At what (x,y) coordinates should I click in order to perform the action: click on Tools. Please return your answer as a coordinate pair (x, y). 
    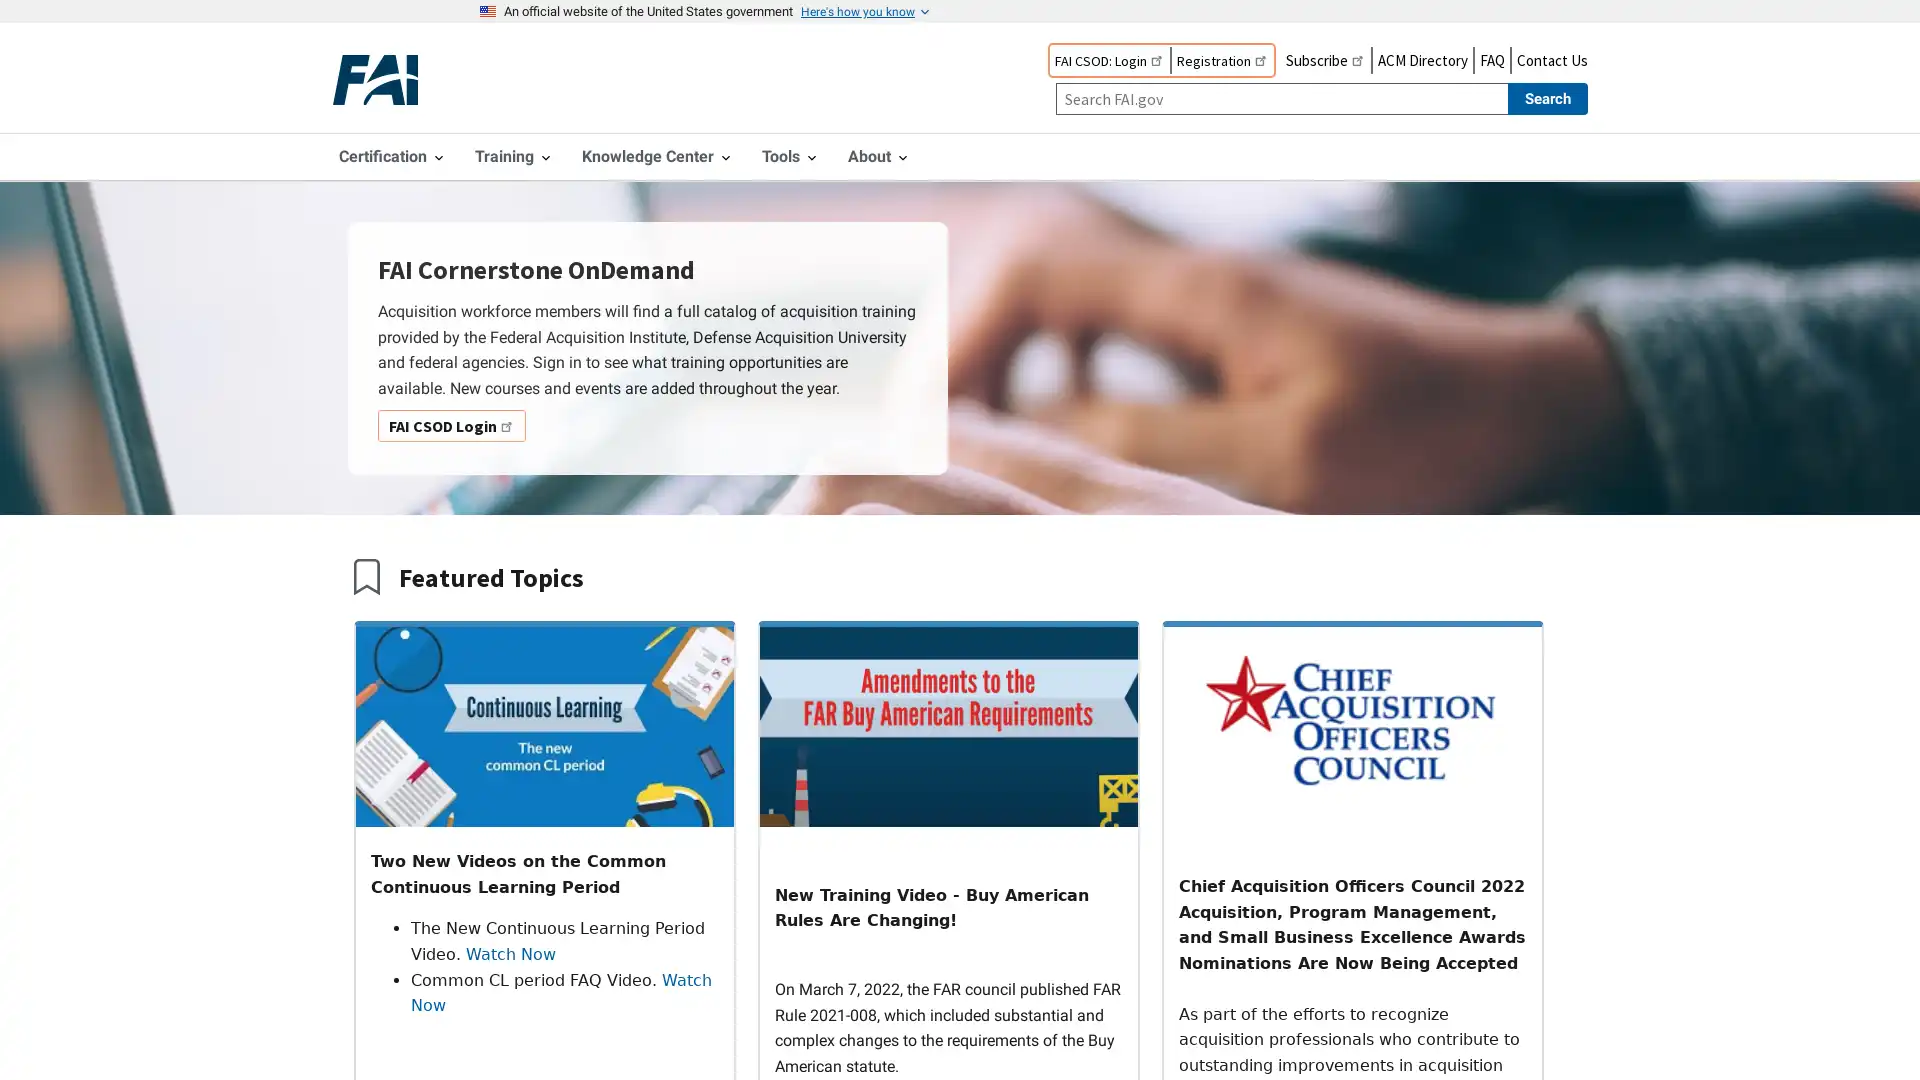
    Looking at the image, I should click on (786, 155).